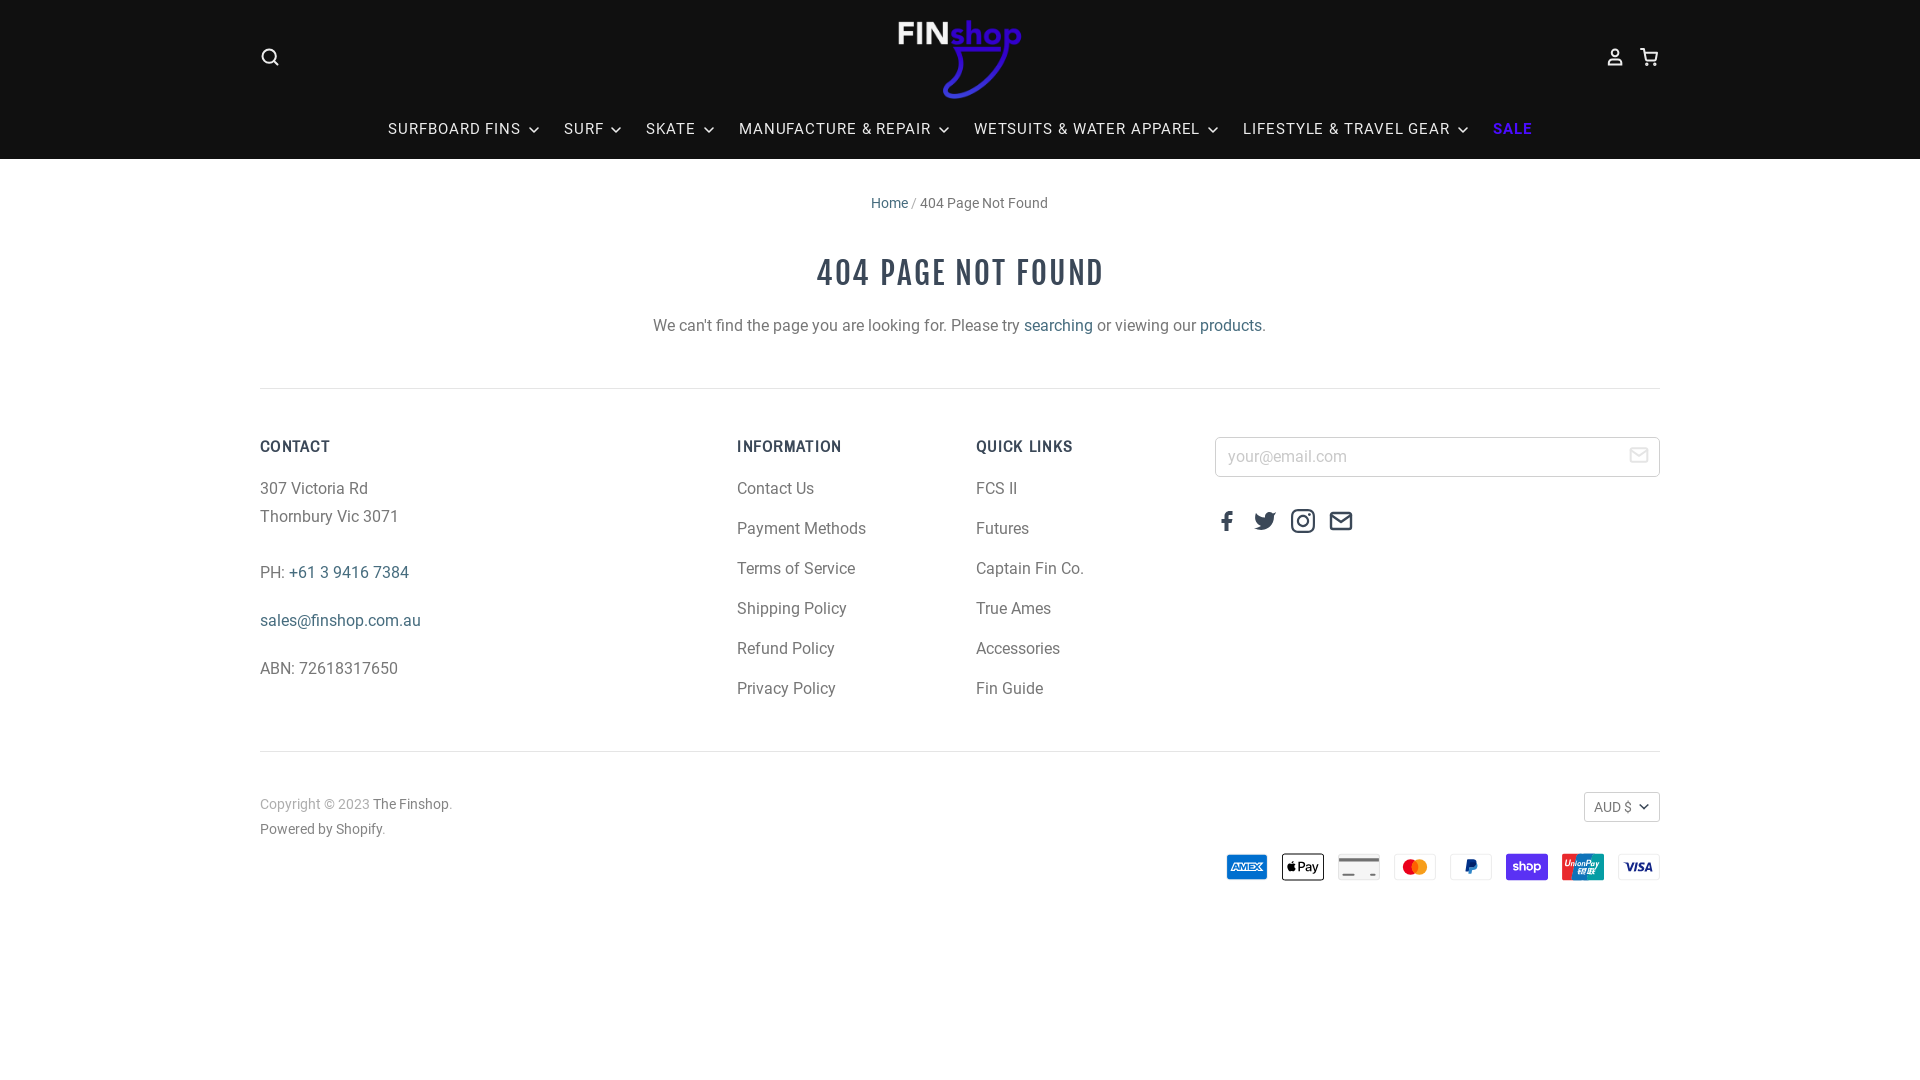 Image resolution: width=1920 pixels, height=1080 pixels. Describe the element at coordinates (736, 568) in the screenshot. I see `'Terms of Service'` at that location.